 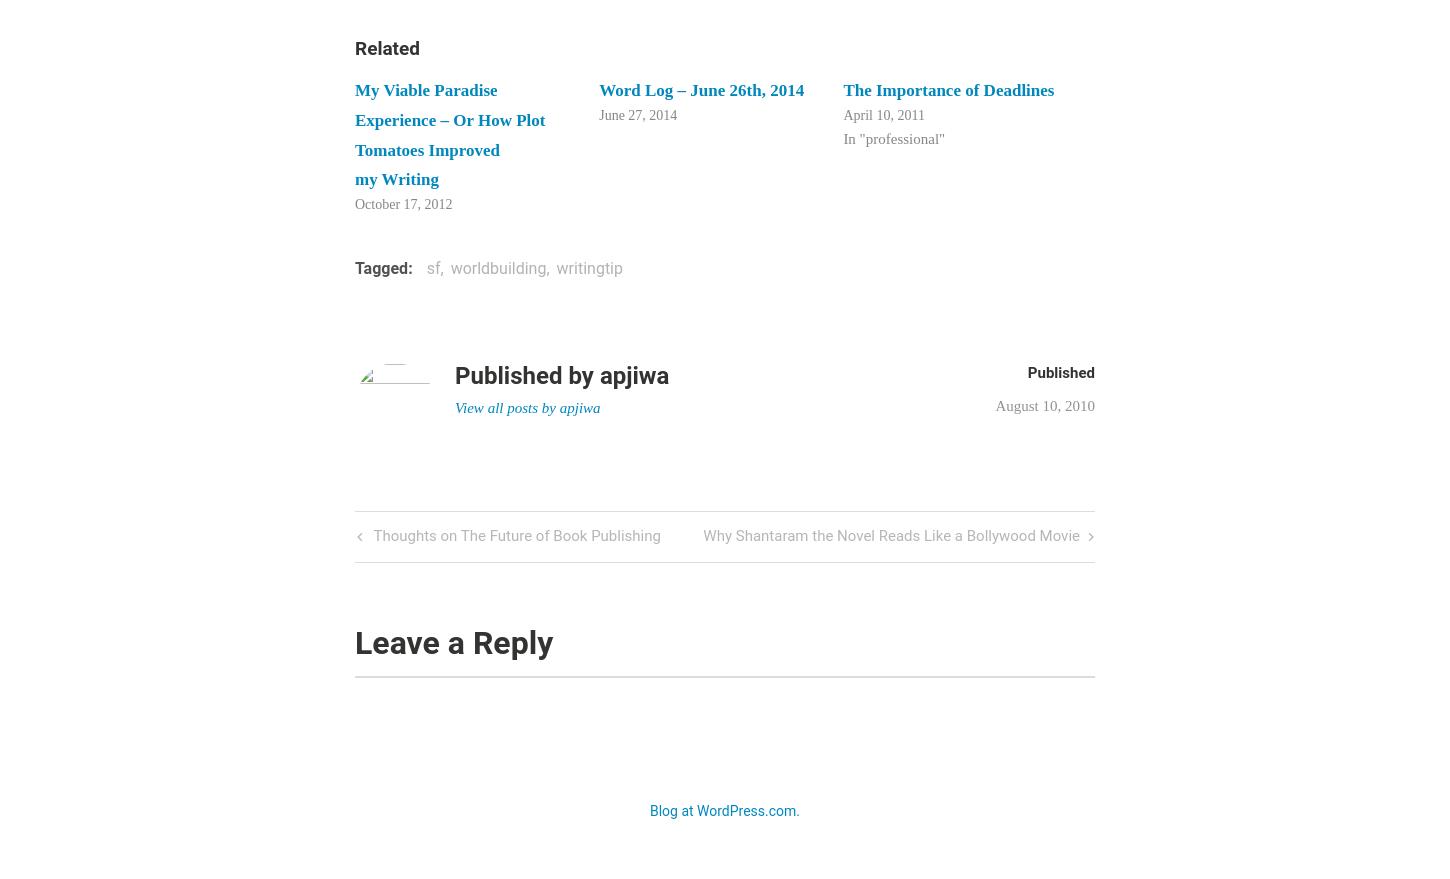 What do you see at coordinates (448, 266) in the screenshot?
I see `'worldbuilding'` at bounding box center [448, 266].